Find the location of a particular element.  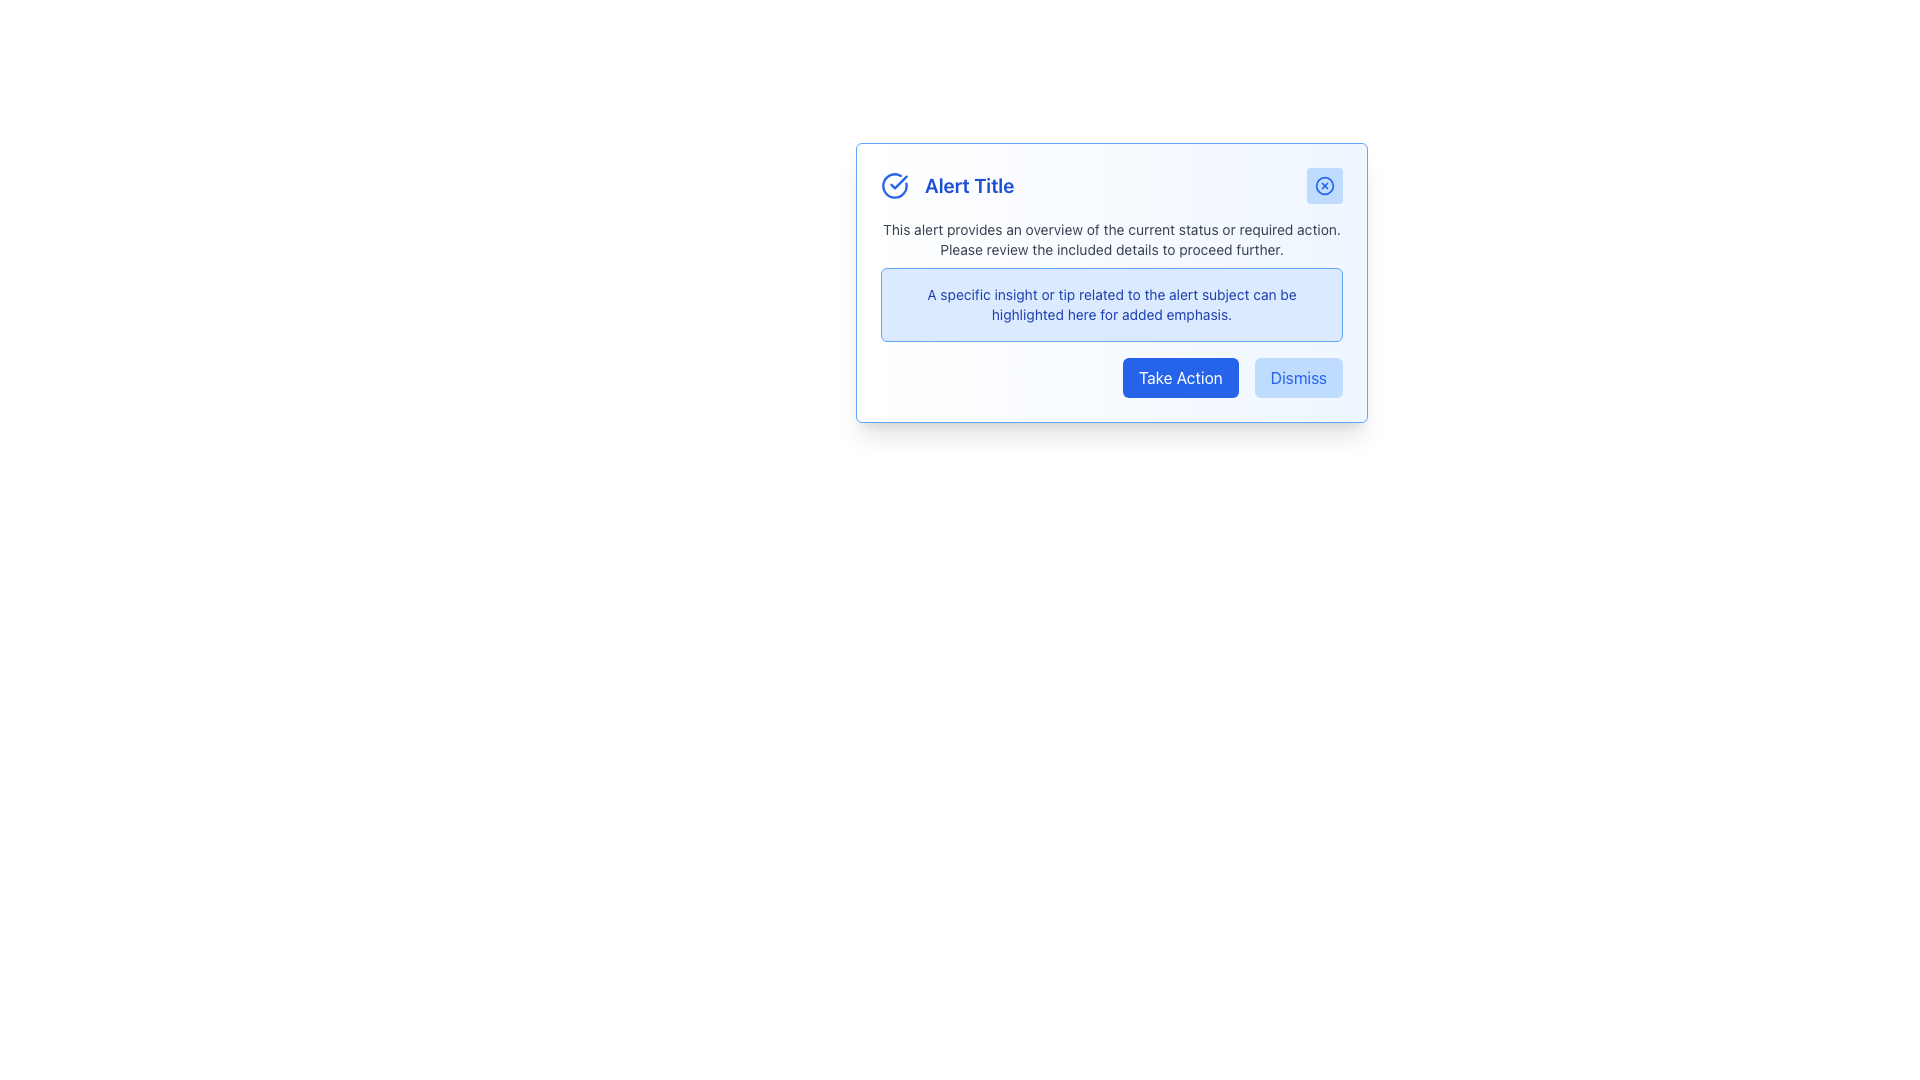

the dismiss button icon, which is a circular blue outline with an X mark in the center, located at the top-right corner of the alert dialog box is located at coordinates (1324, 185).